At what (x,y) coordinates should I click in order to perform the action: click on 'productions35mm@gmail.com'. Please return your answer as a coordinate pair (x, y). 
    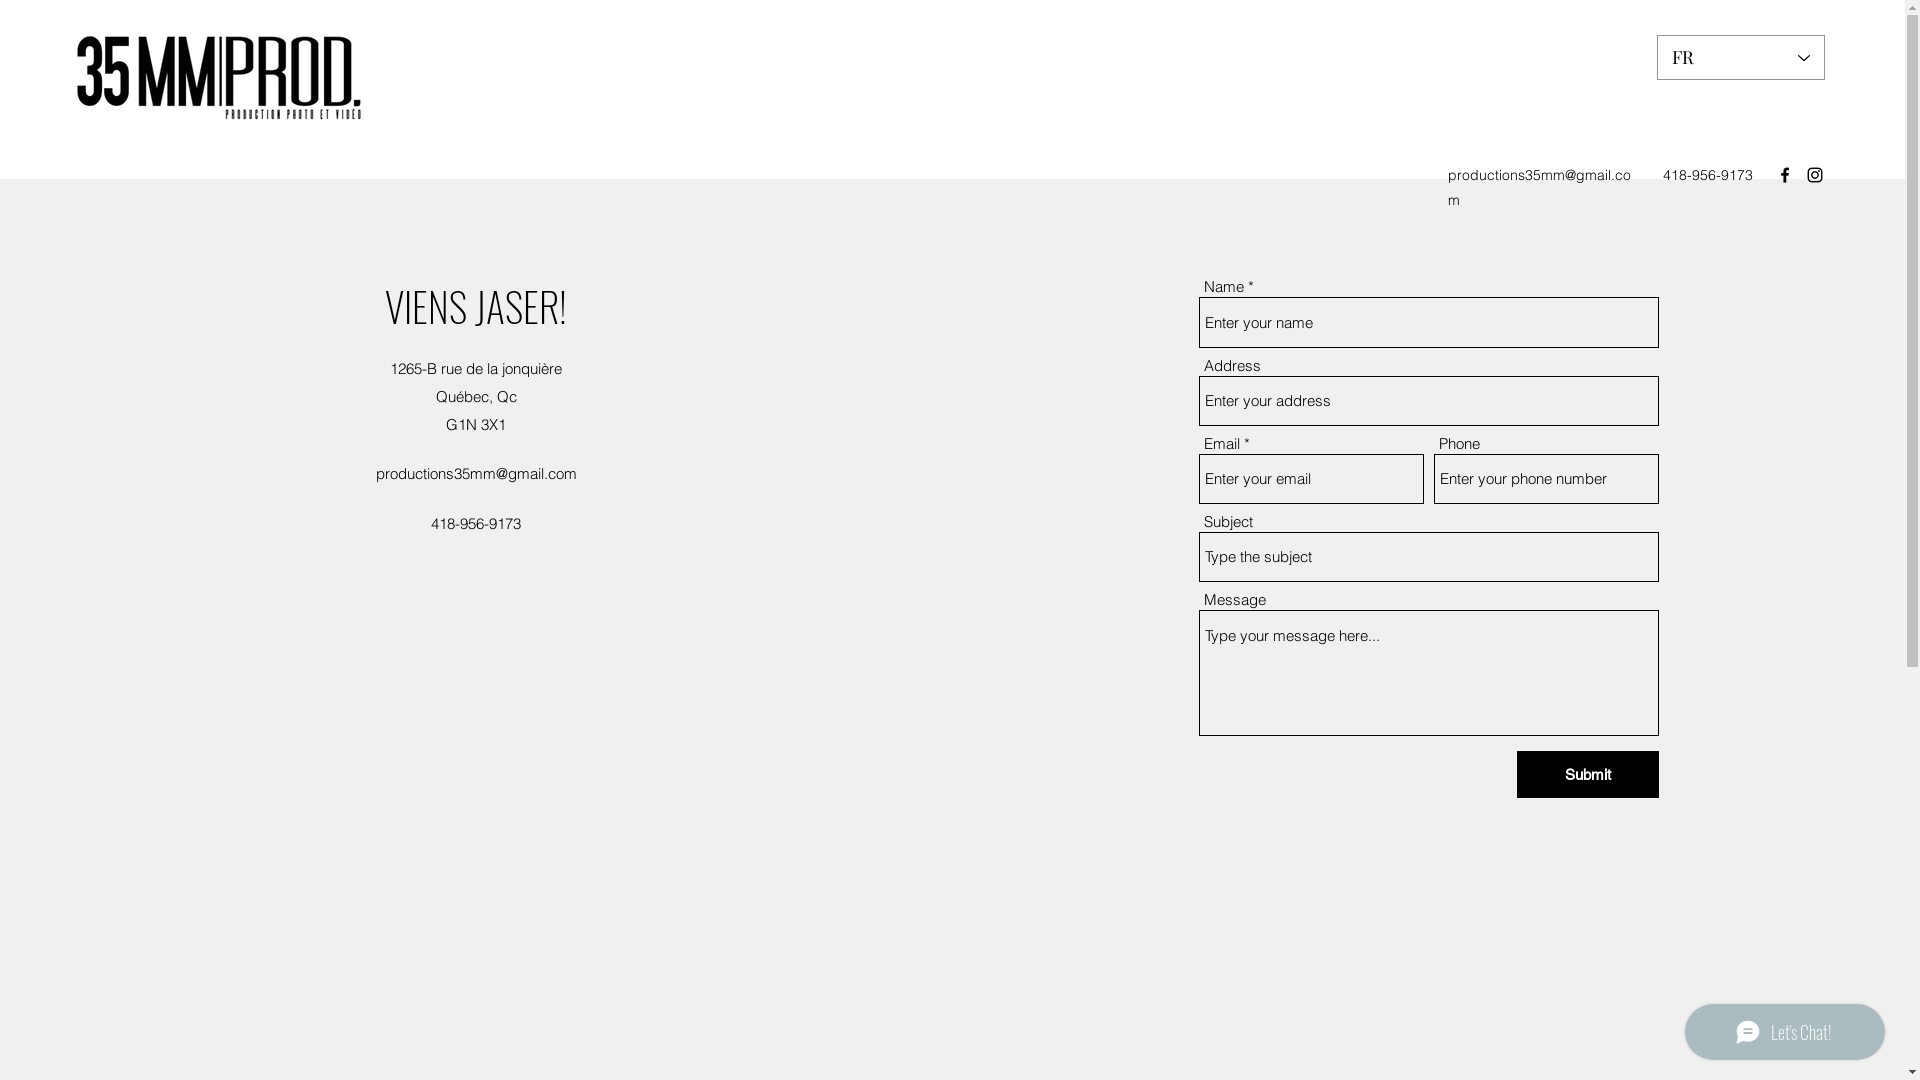
    Looking at the image, I should click on (475, 473).